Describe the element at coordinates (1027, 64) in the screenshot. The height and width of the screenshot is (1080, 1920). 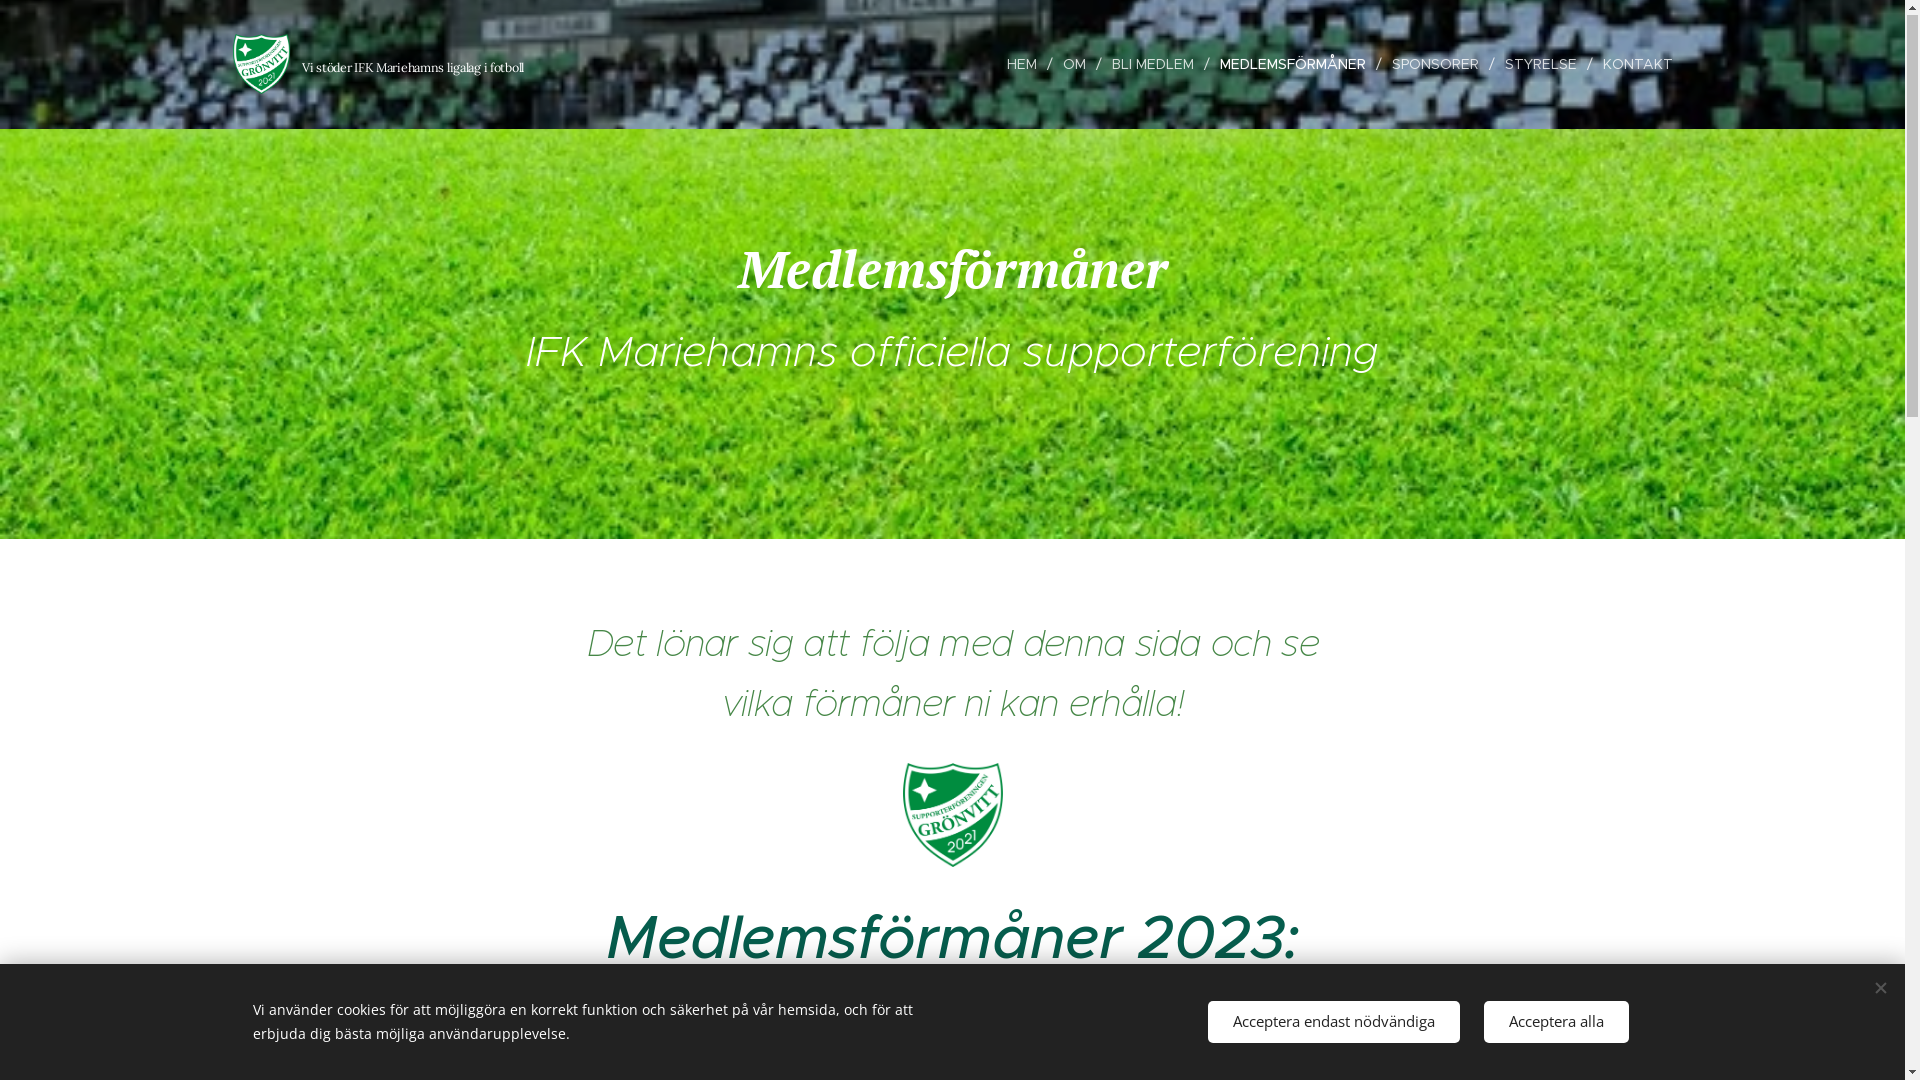
I see `'HEM'` at that location.